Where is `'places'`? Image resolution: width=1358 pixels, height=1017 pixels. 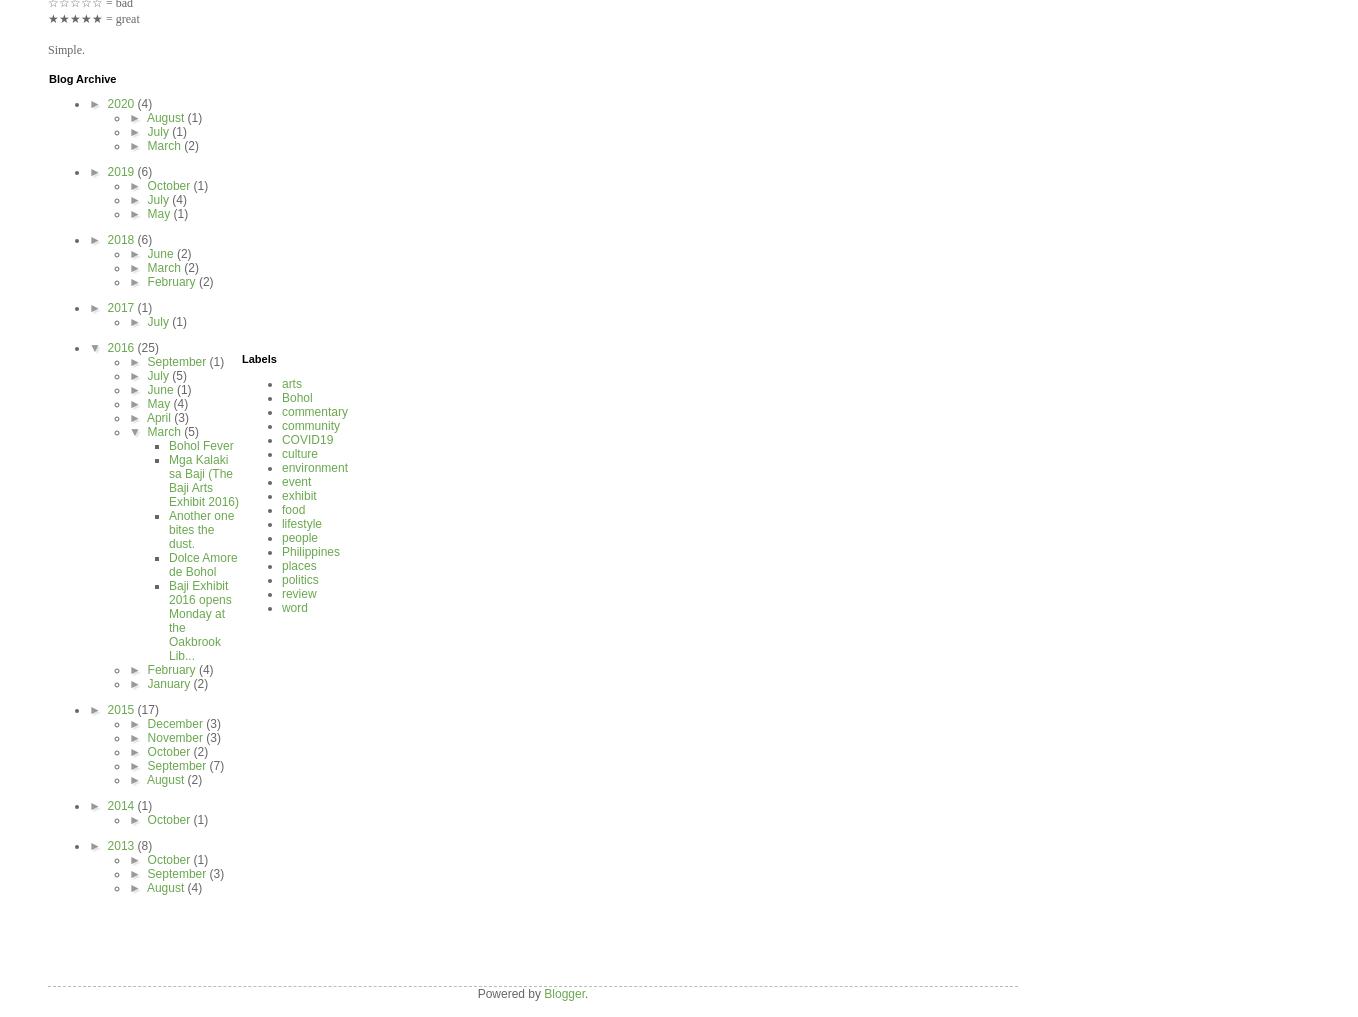 'places' is located at coordinates (280, 565).